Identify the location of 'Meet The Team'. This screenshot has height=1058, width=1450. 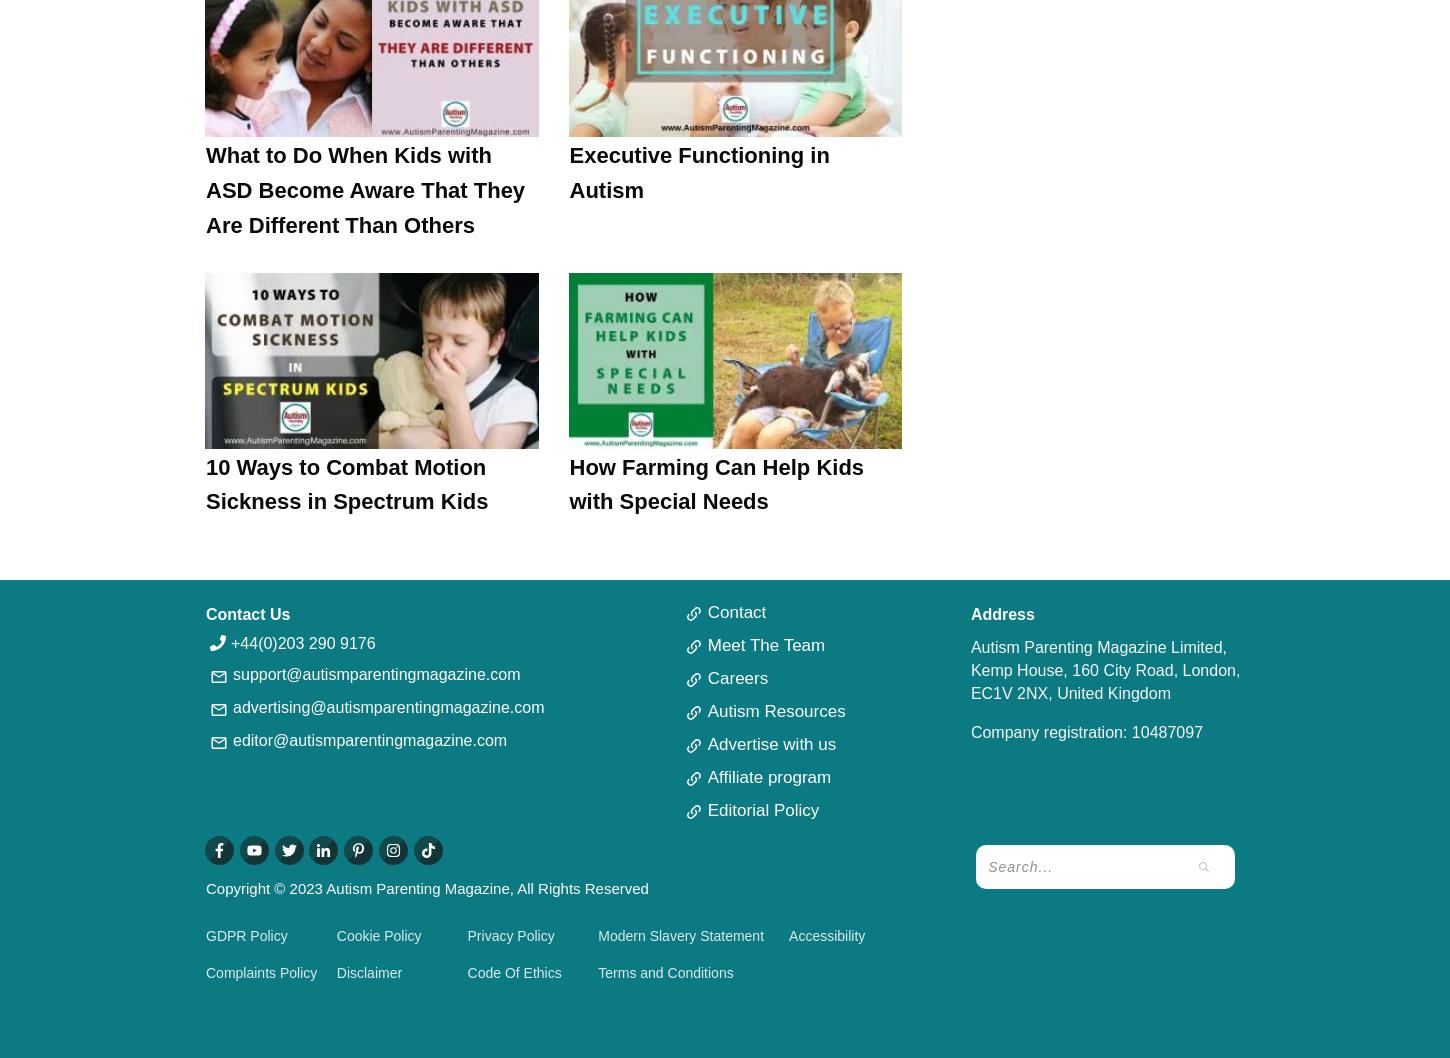
(766, 644).